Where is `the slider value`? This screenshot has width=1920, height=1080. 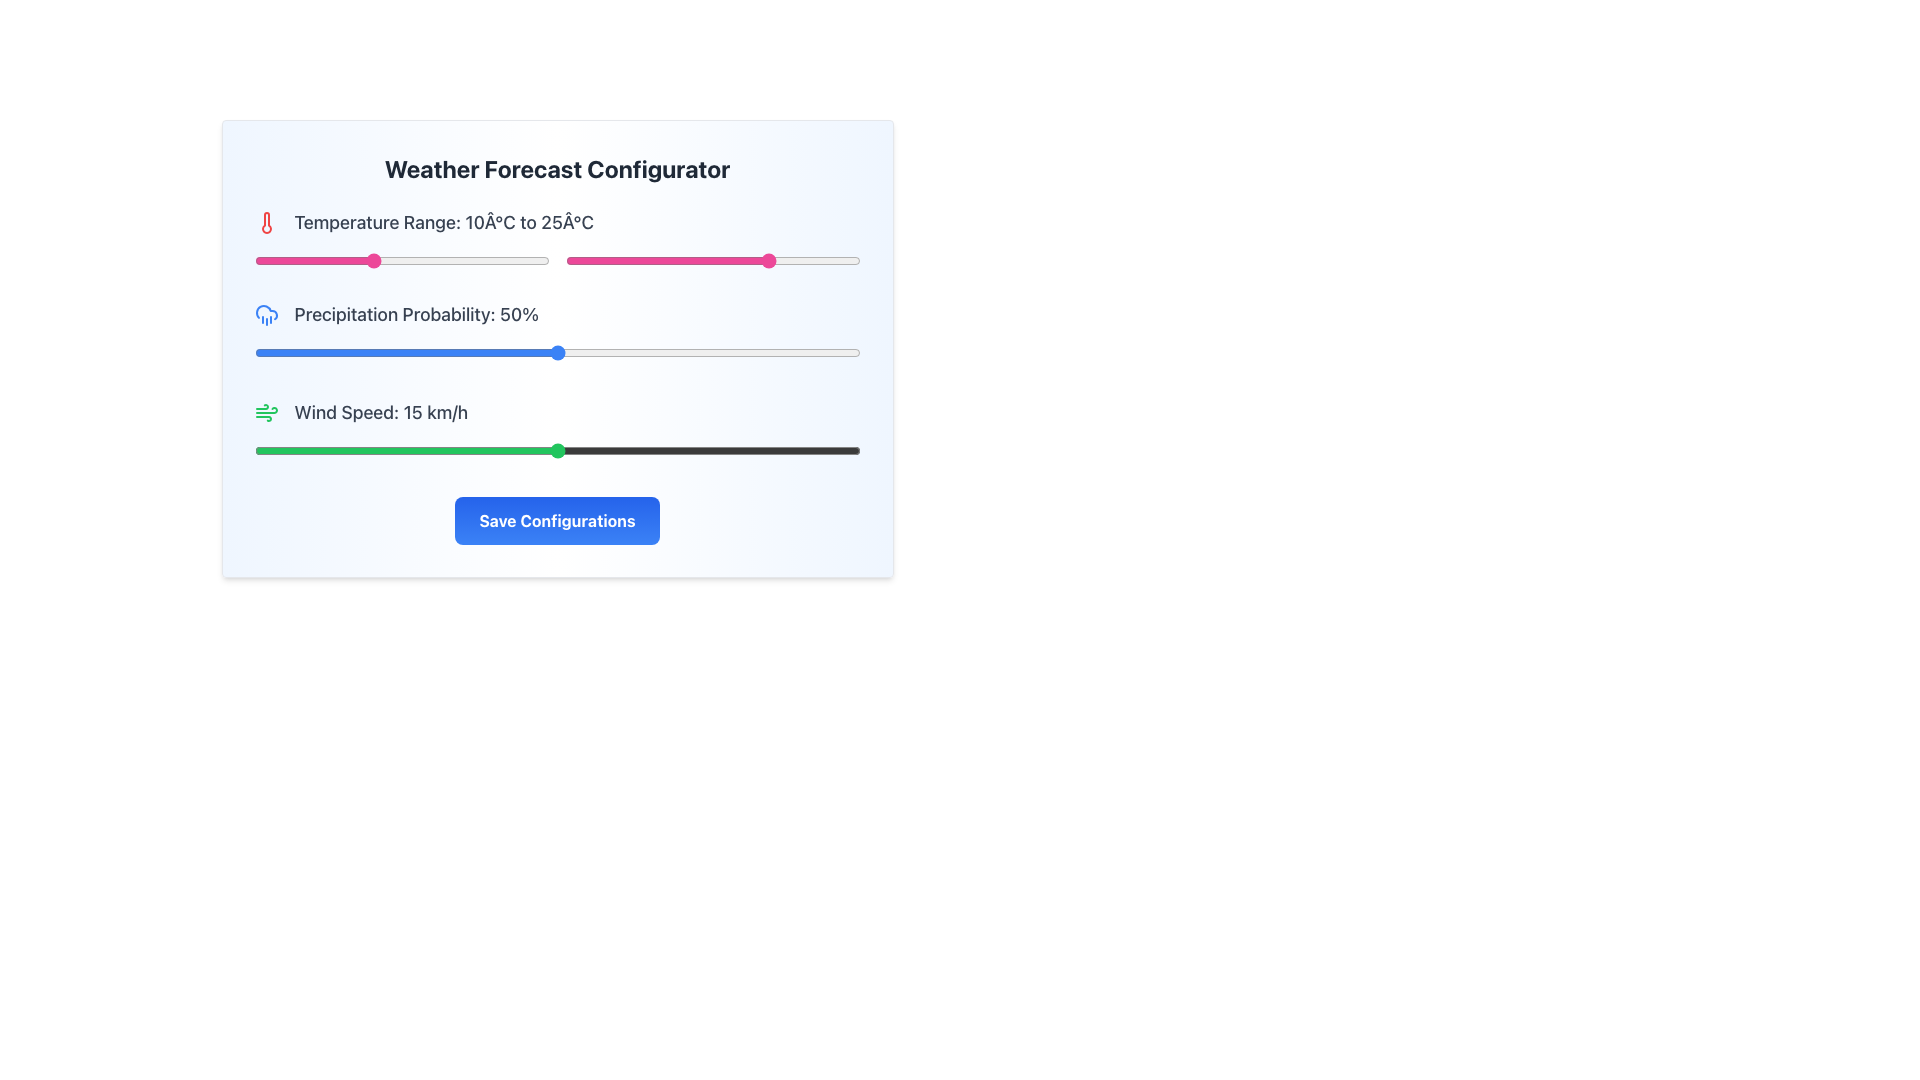
the slider value is located at coordinates (360, 260).